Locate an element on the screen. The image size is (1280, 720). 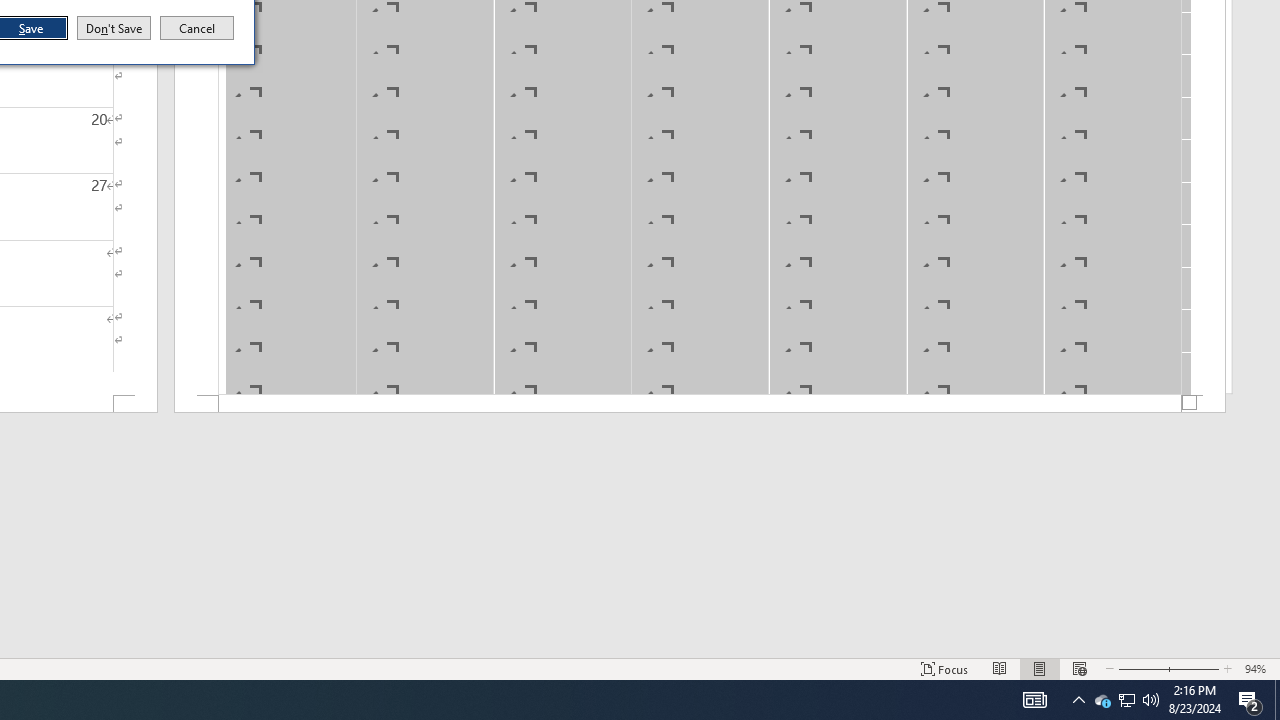
'Action Center, 2 new notifications' is located at coordinates (1250, 698).